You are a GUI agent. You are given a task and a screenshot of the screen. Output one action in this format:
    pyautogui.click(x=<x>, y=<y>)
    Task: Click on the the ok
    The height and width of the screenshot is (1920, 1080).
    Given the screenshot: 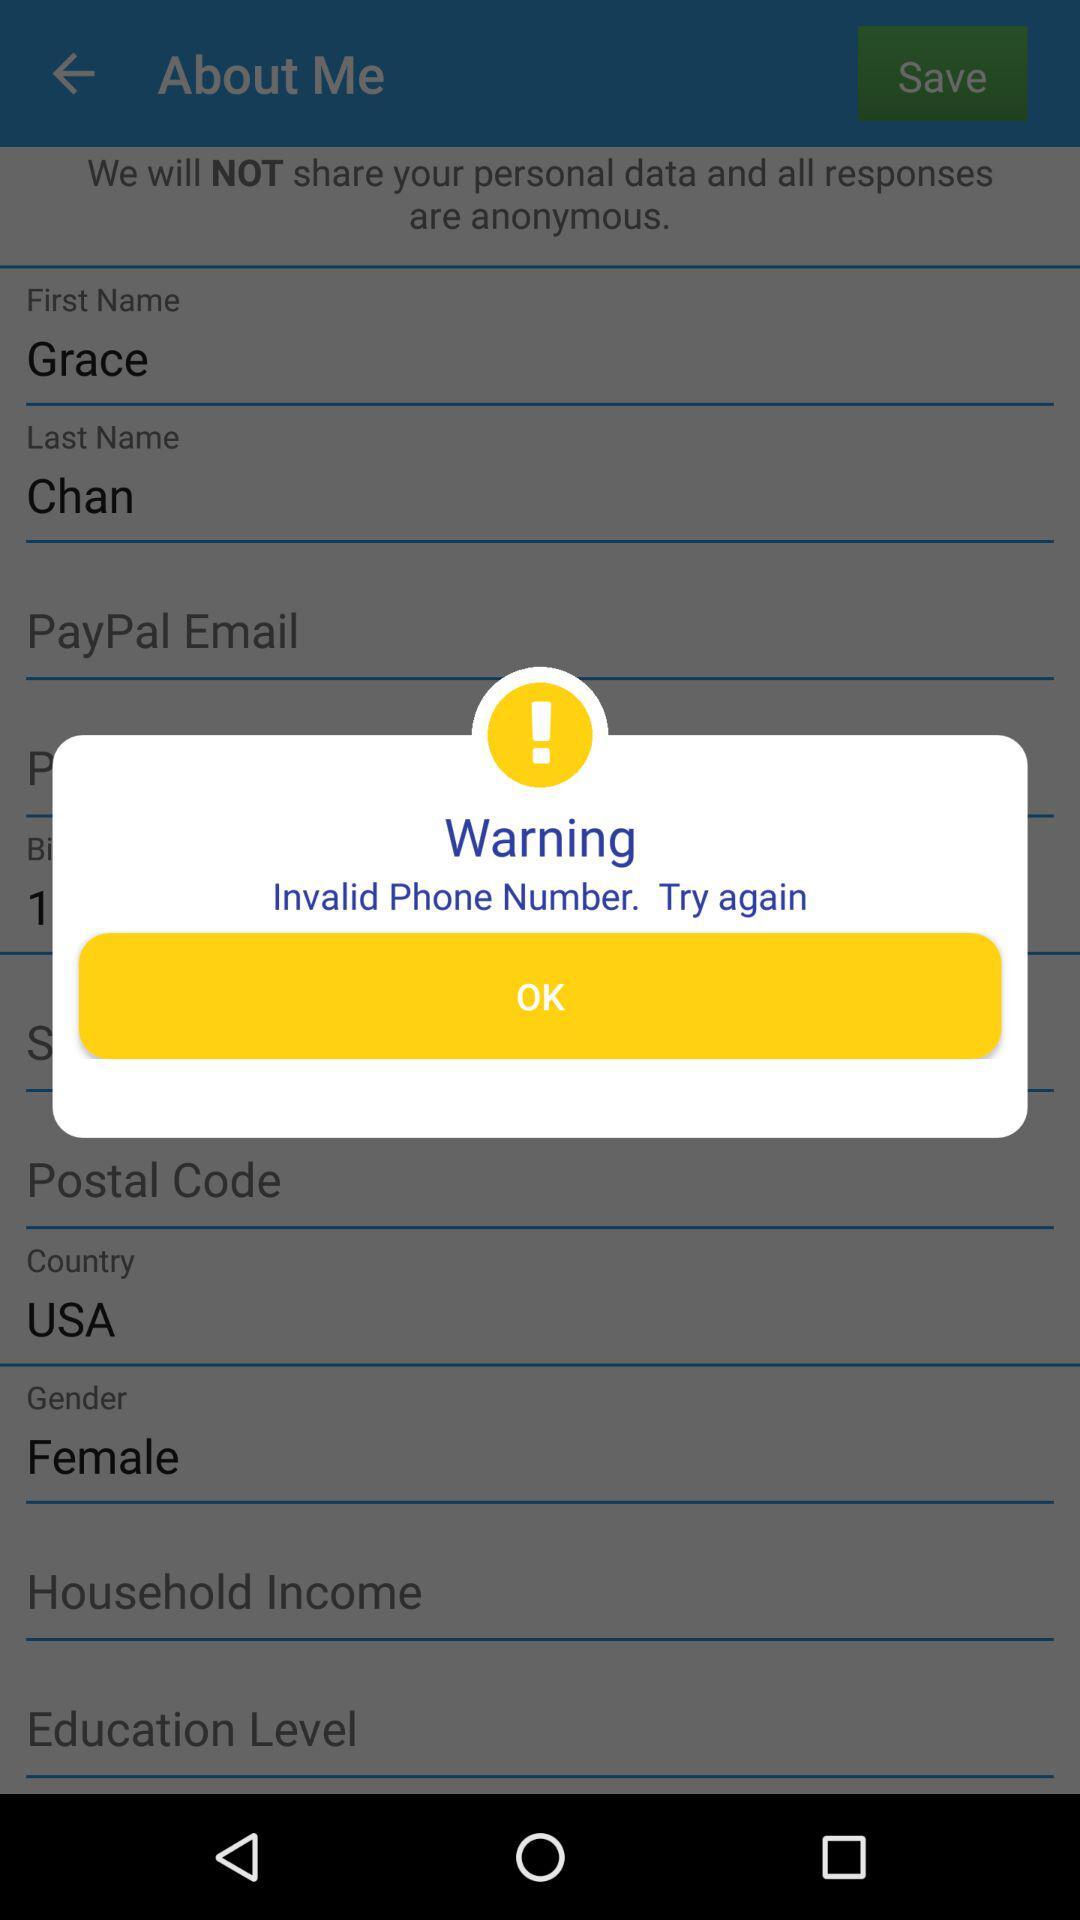 What is the action you would take?
    pyautogui.click(x=540, y=995)
    